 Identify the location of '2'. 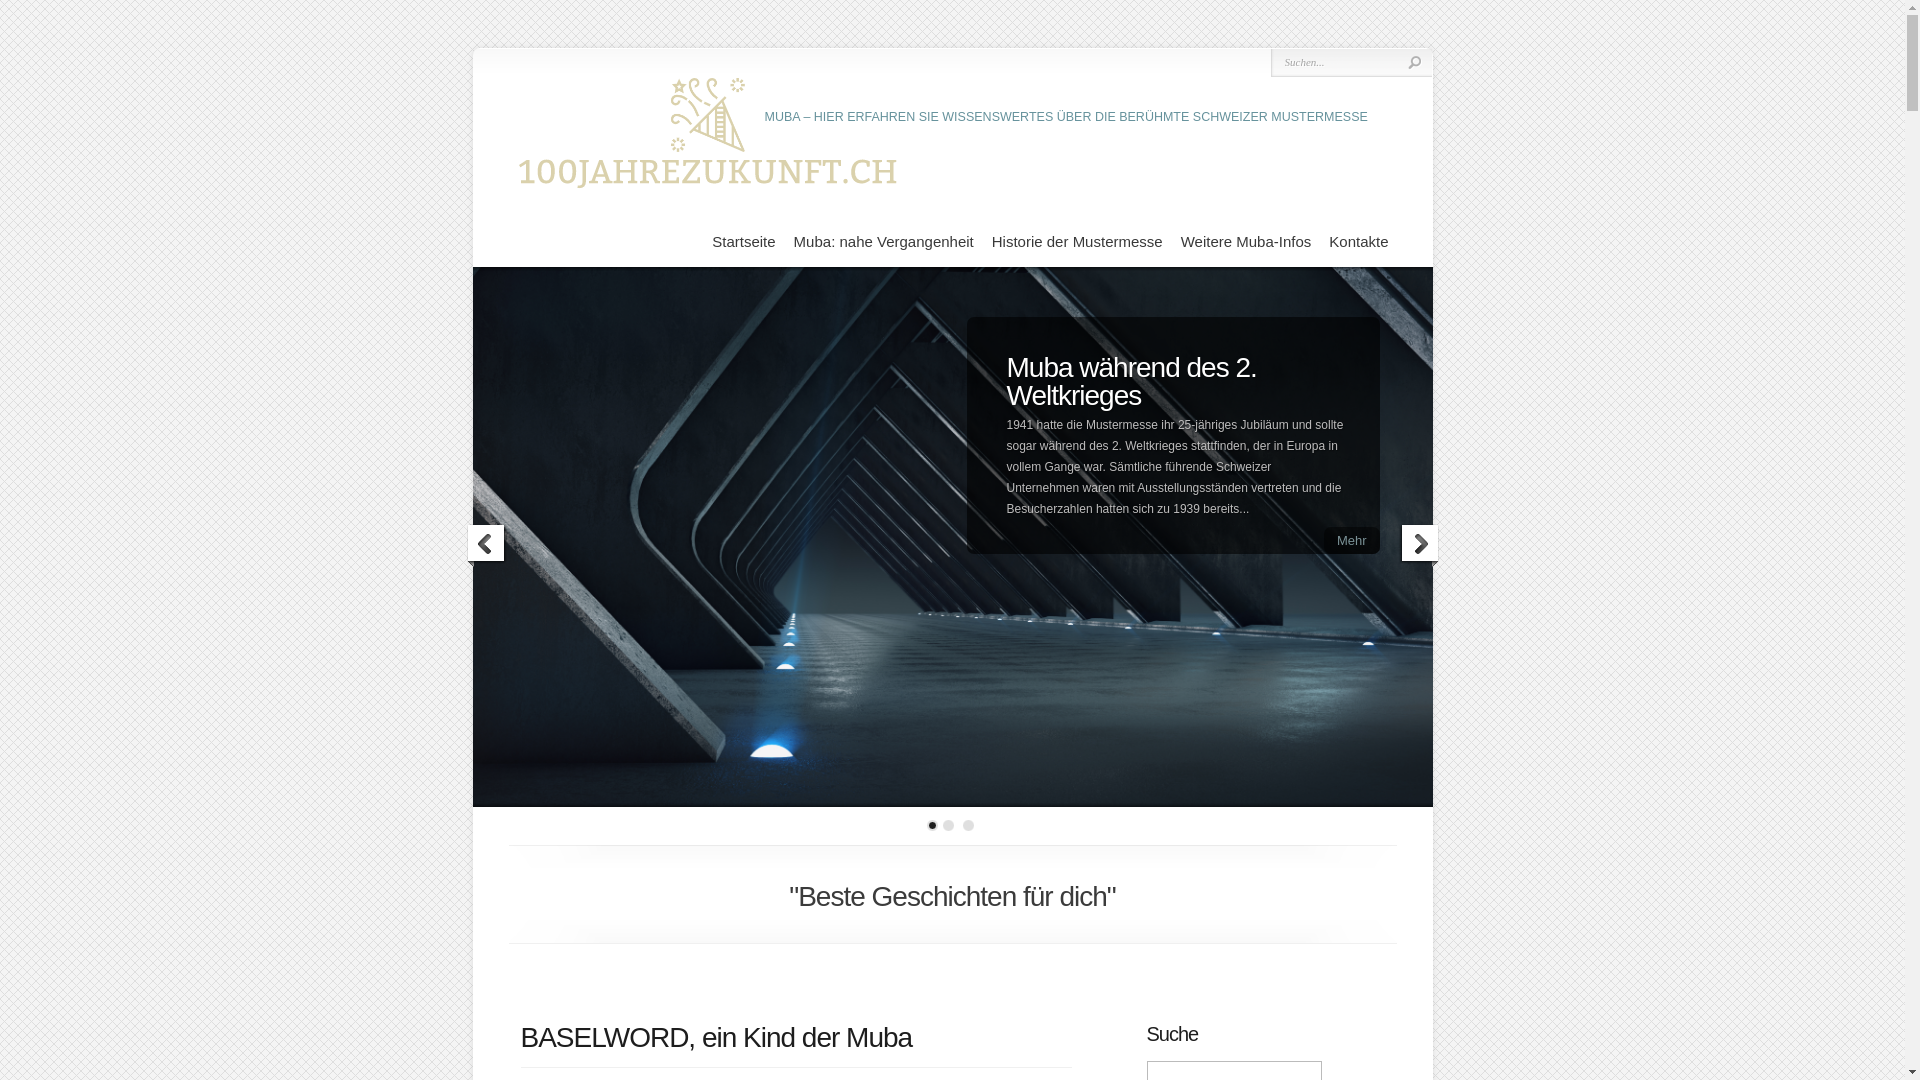
(947, 825).